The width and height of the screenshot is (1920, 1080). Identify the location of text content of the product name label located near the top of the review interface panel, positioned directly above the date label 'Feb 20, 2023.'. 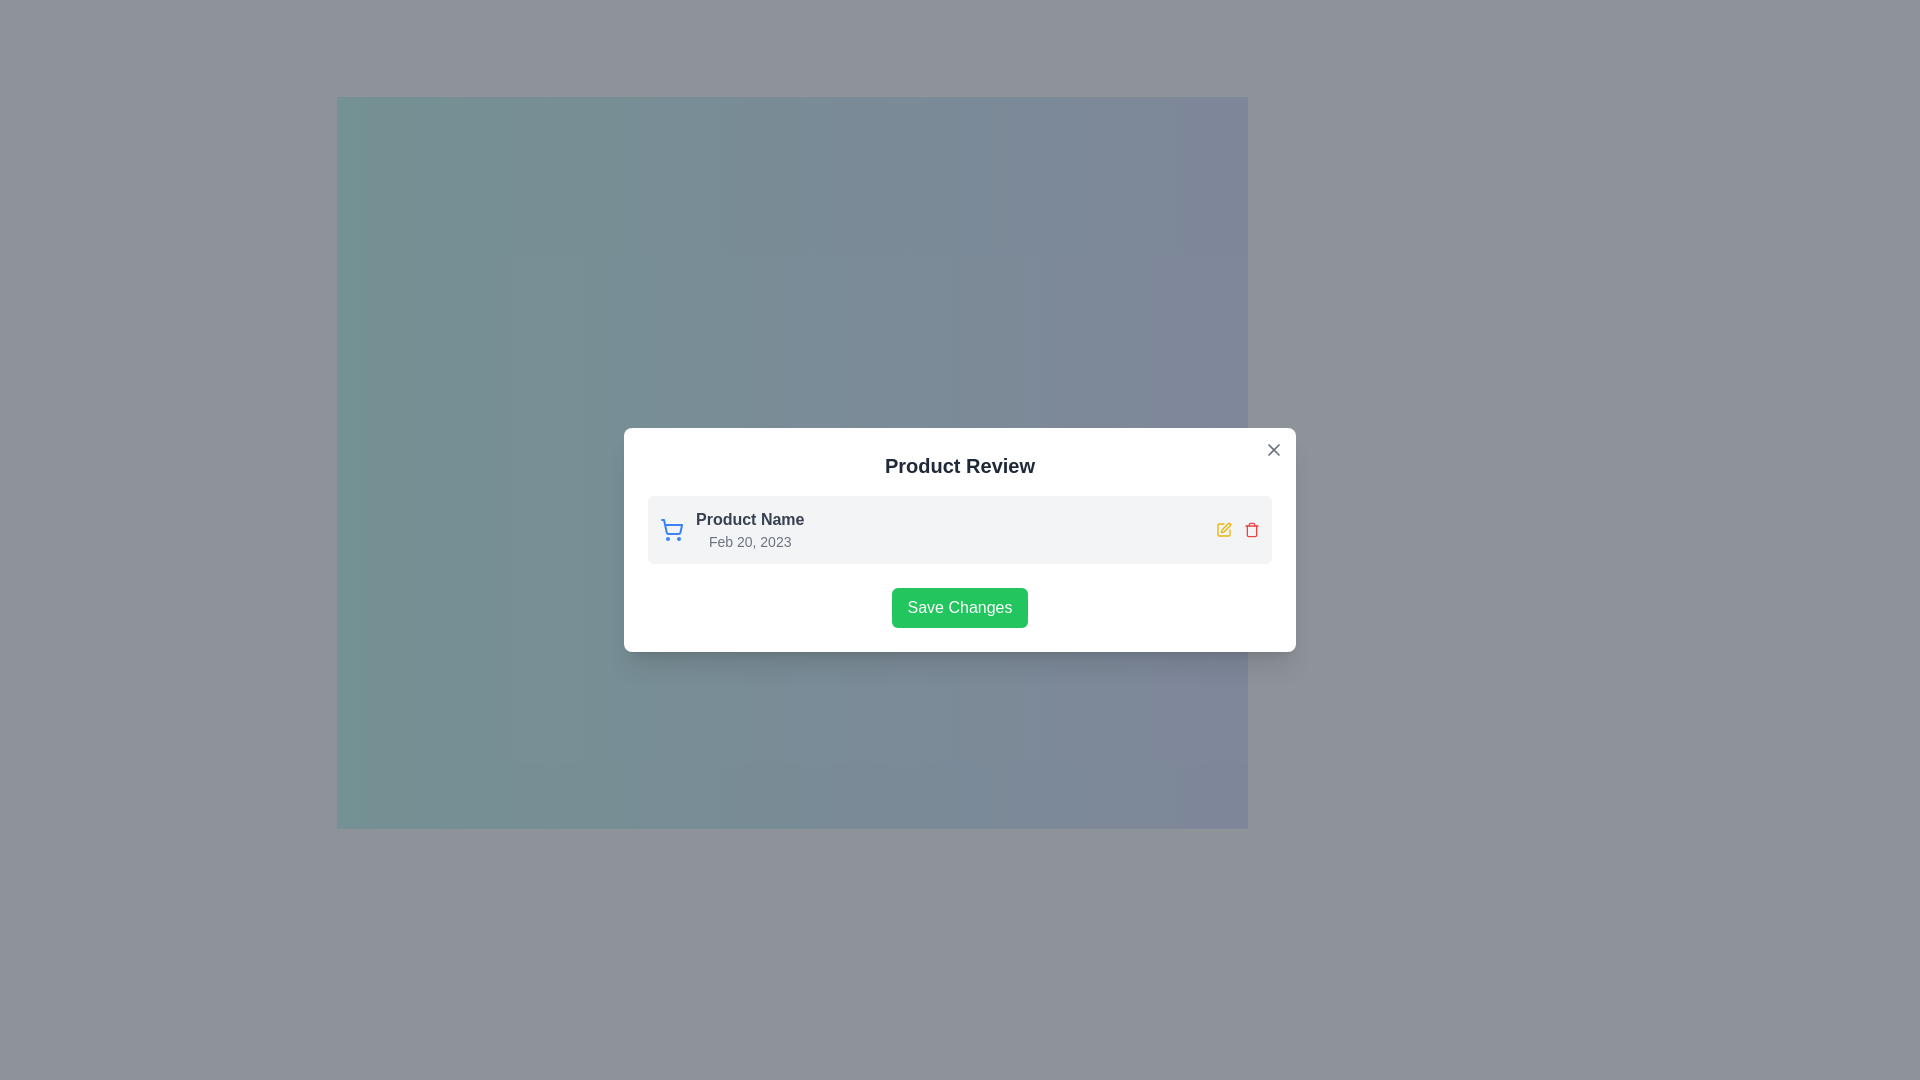
(749, 519).